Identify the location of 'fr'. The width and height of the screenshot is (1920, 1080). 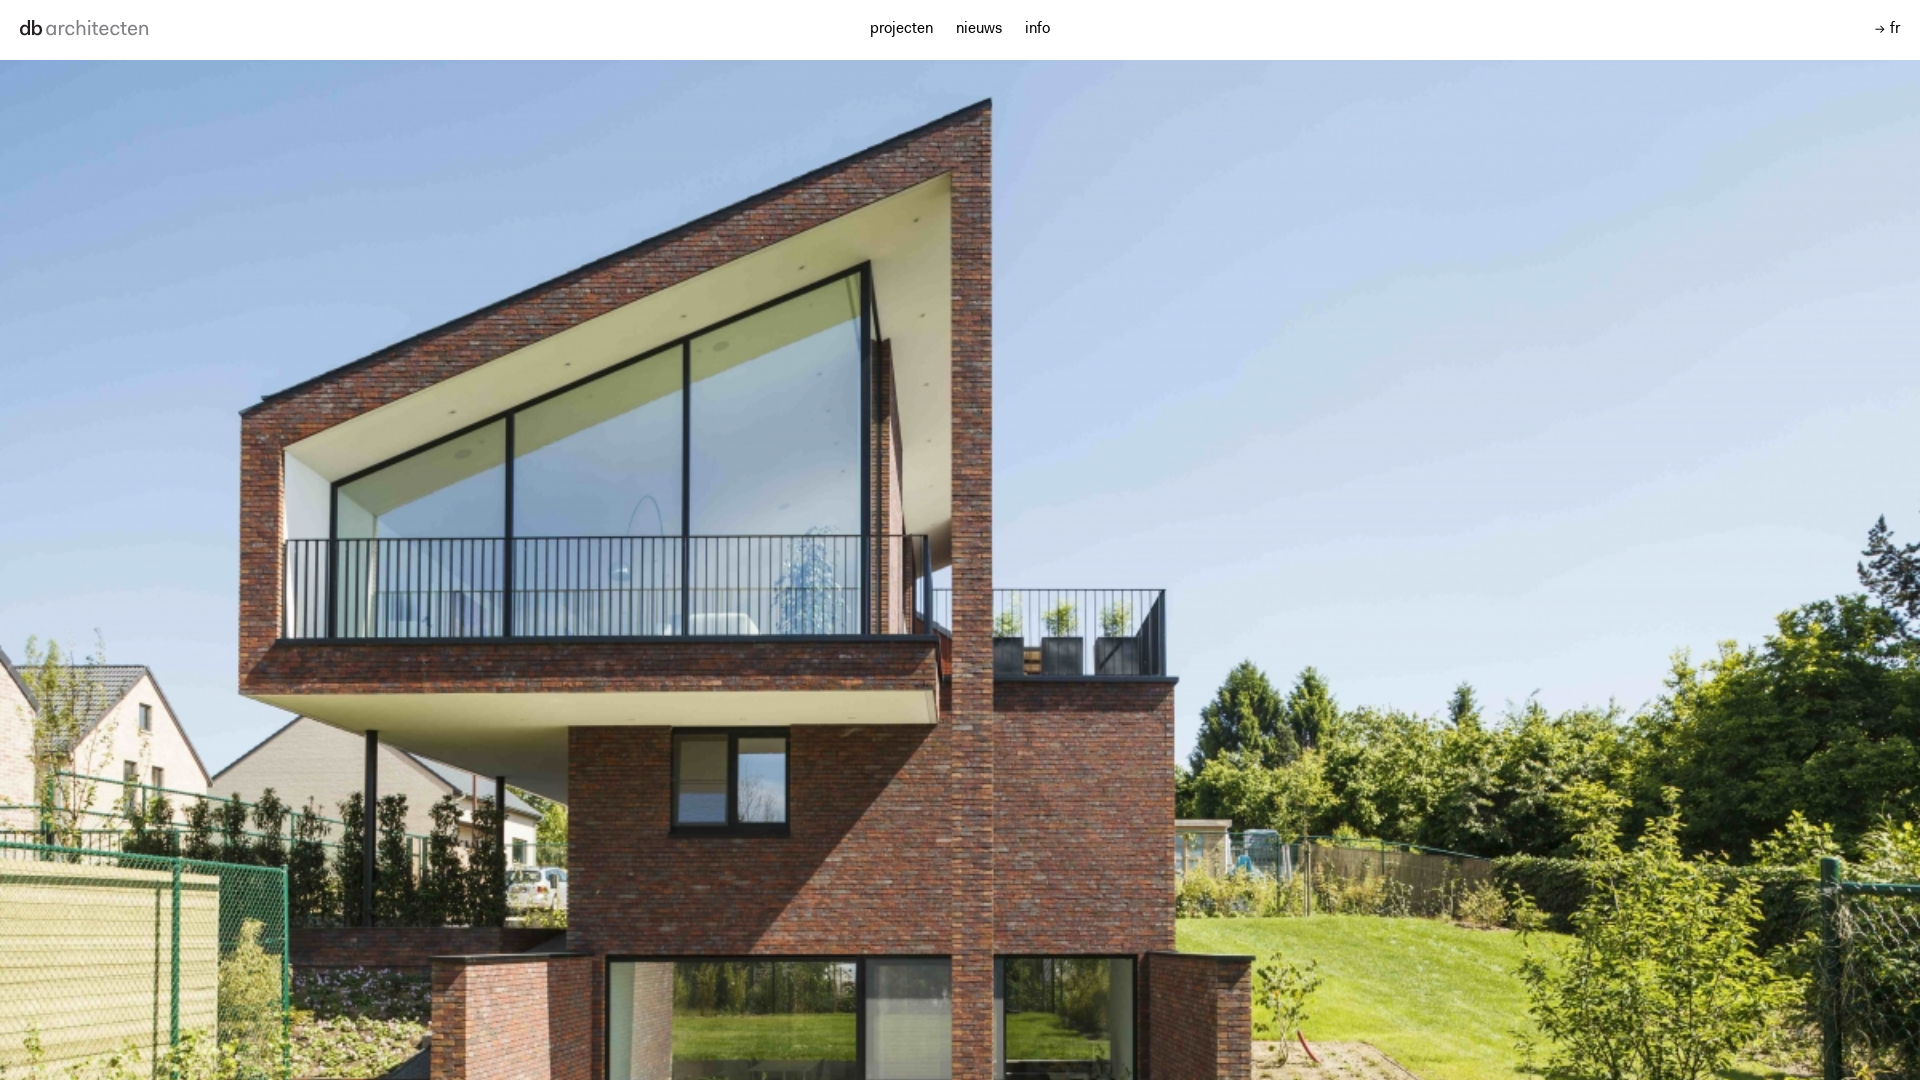
(1874, 29).